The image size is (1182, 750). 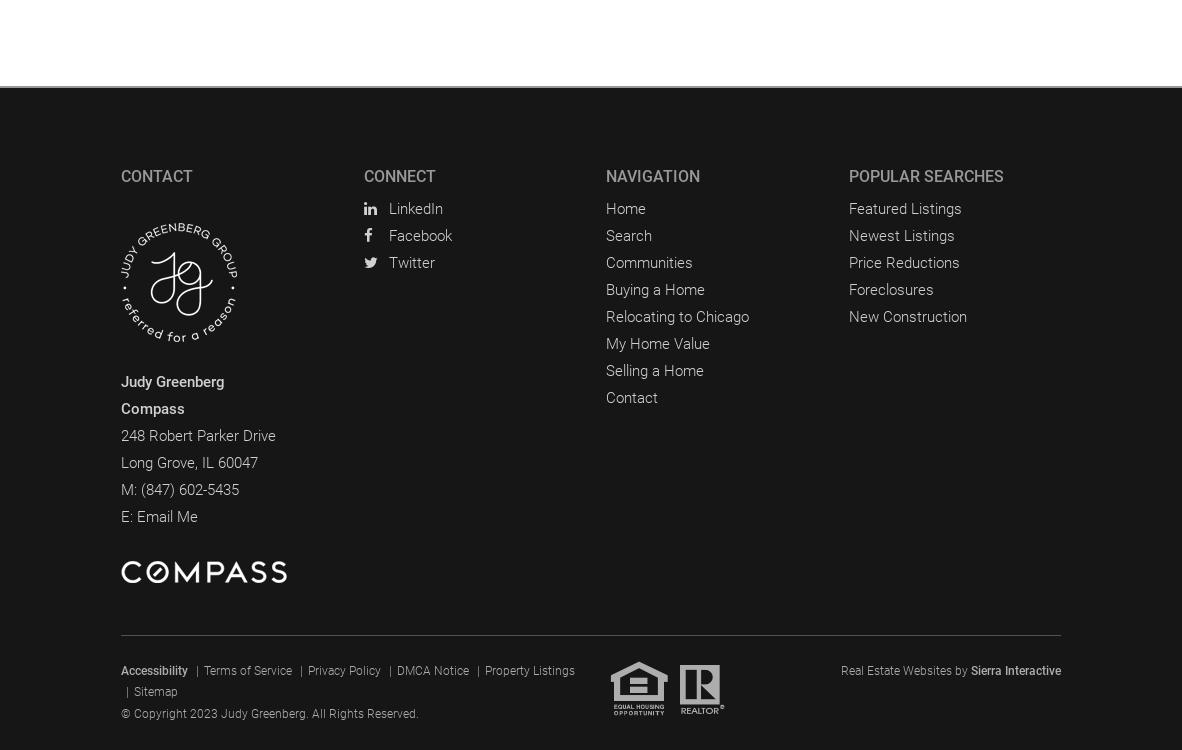 I want to click on 'My Home Value', so click(x=657, y=341).